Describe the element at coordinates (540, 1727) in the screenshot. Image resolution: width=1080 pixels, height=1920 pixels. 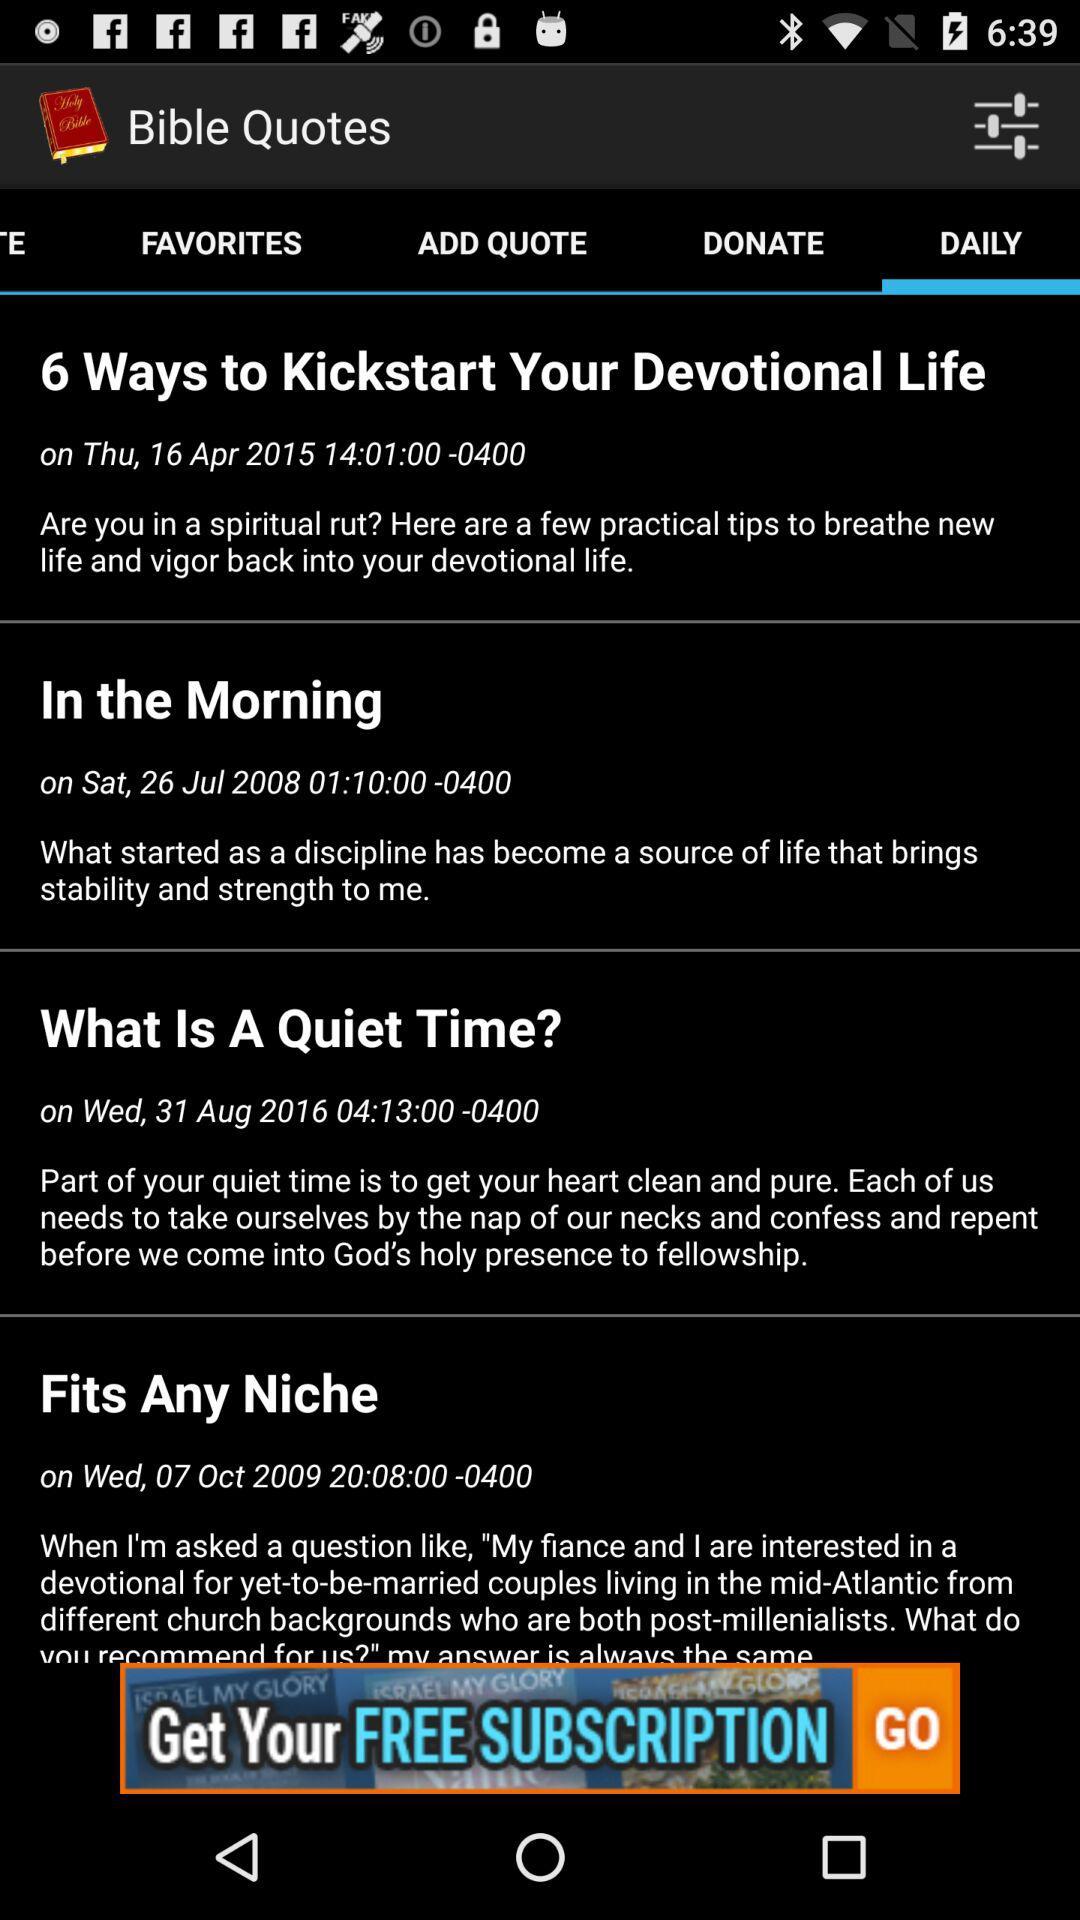
I see `advertisement` at that location.